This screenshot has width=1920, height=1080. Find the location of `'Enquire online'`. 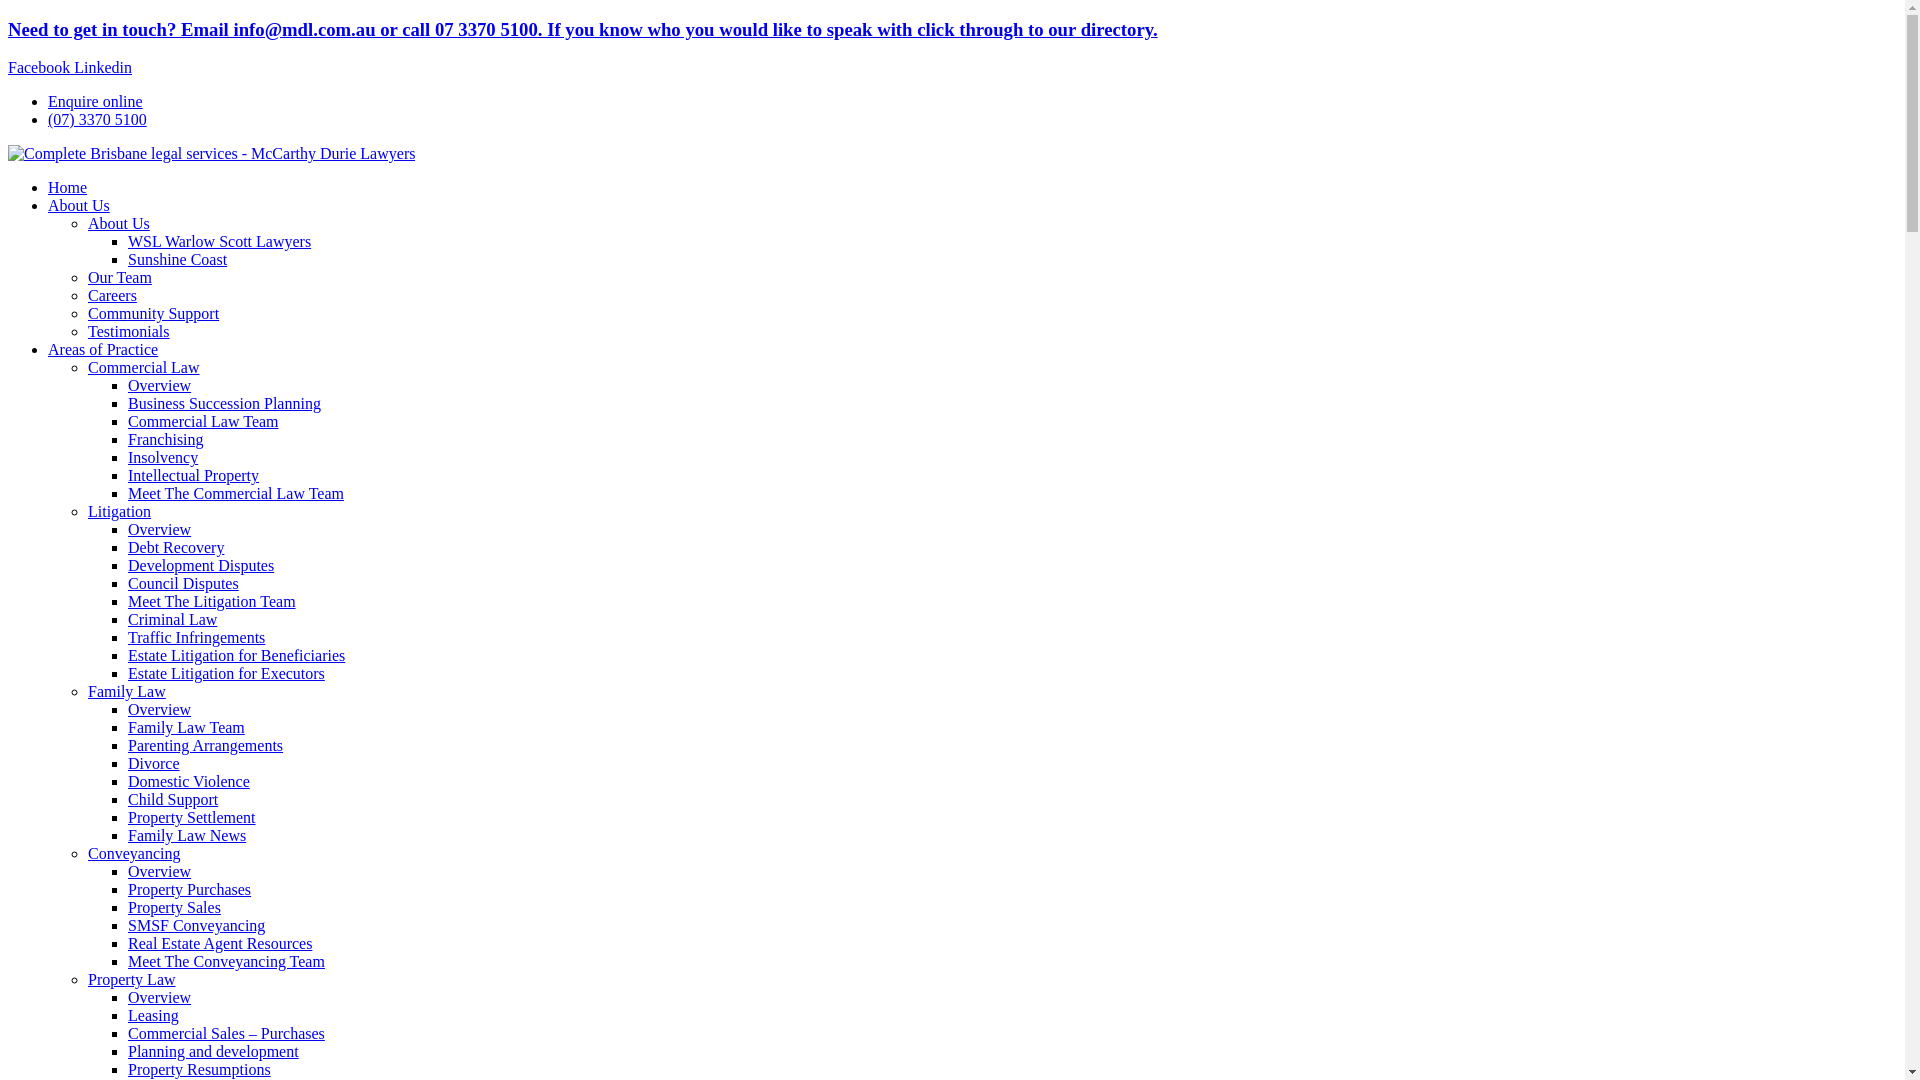

'Enquire online' is located at coordinates (48, 101).